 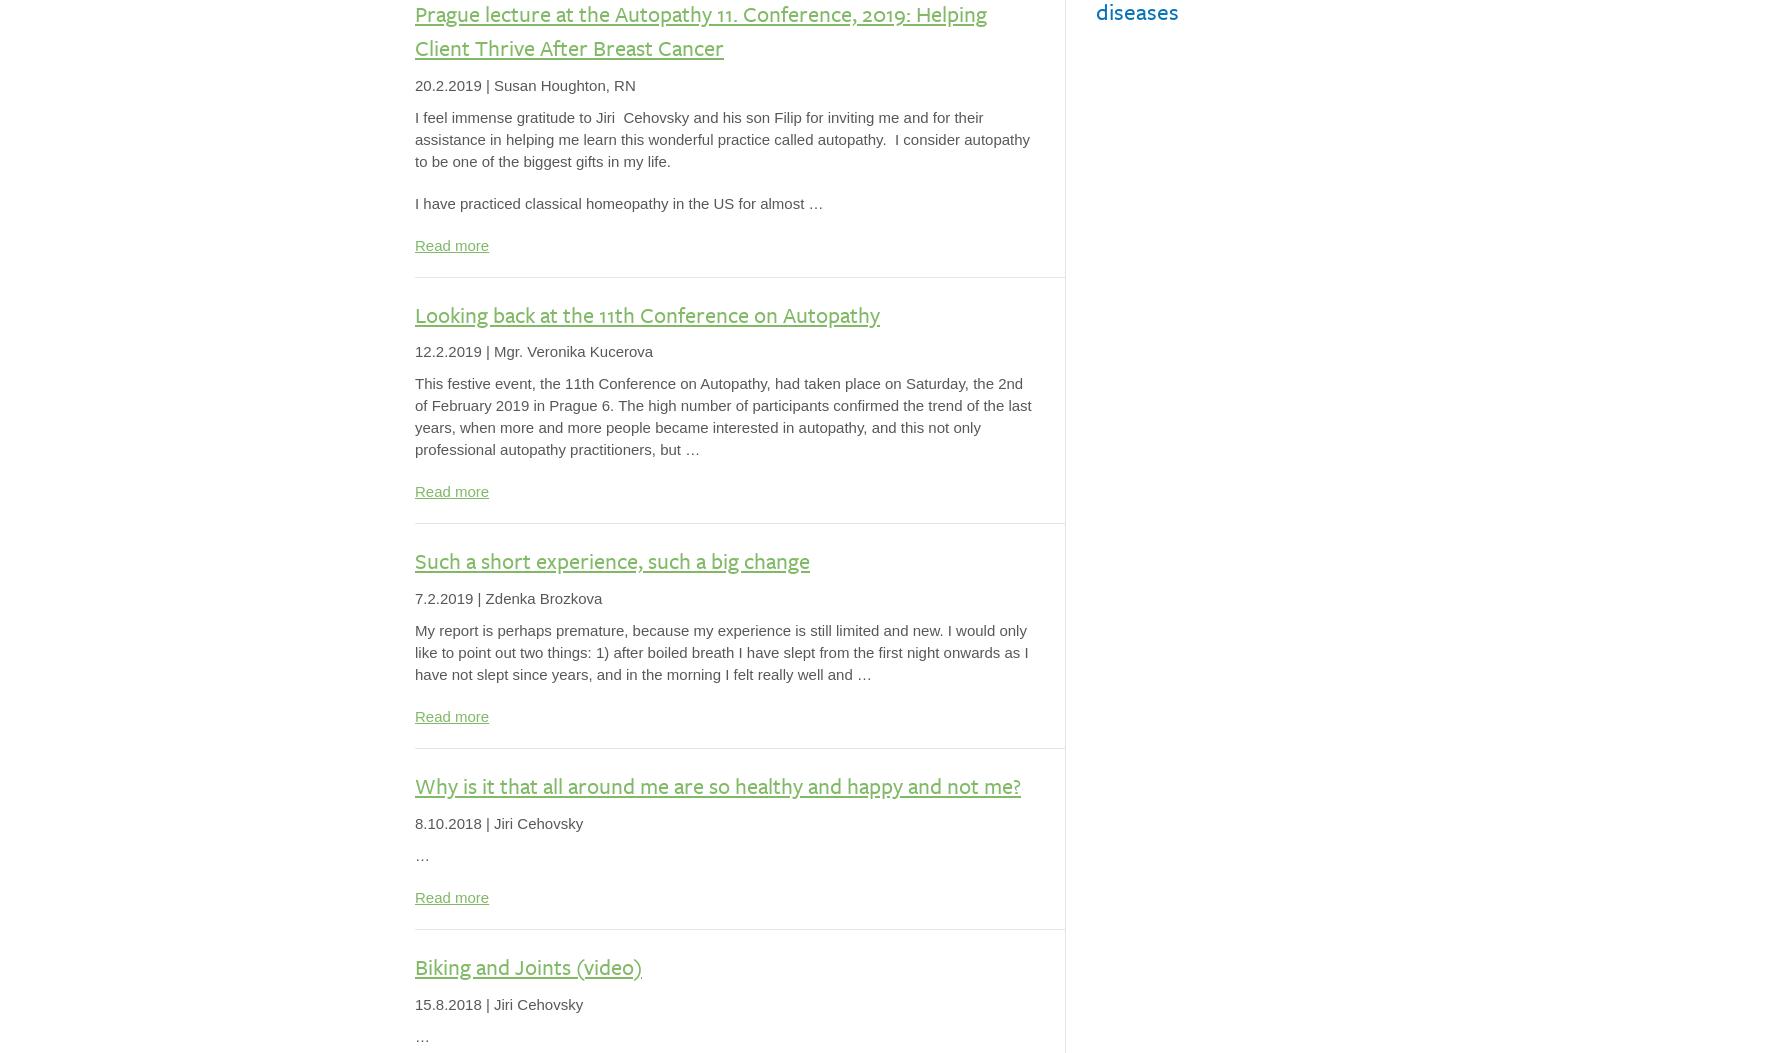 I want to click on 'I feel immense
gratitude to Jiri  Cehovsky and his son
Filip for inviting me and for their assistance in helping me learn this
wonderful practice called autopathy.  I
consider autopathy to be one of the biggest gifts in my life.', so click(x=721, y=138).